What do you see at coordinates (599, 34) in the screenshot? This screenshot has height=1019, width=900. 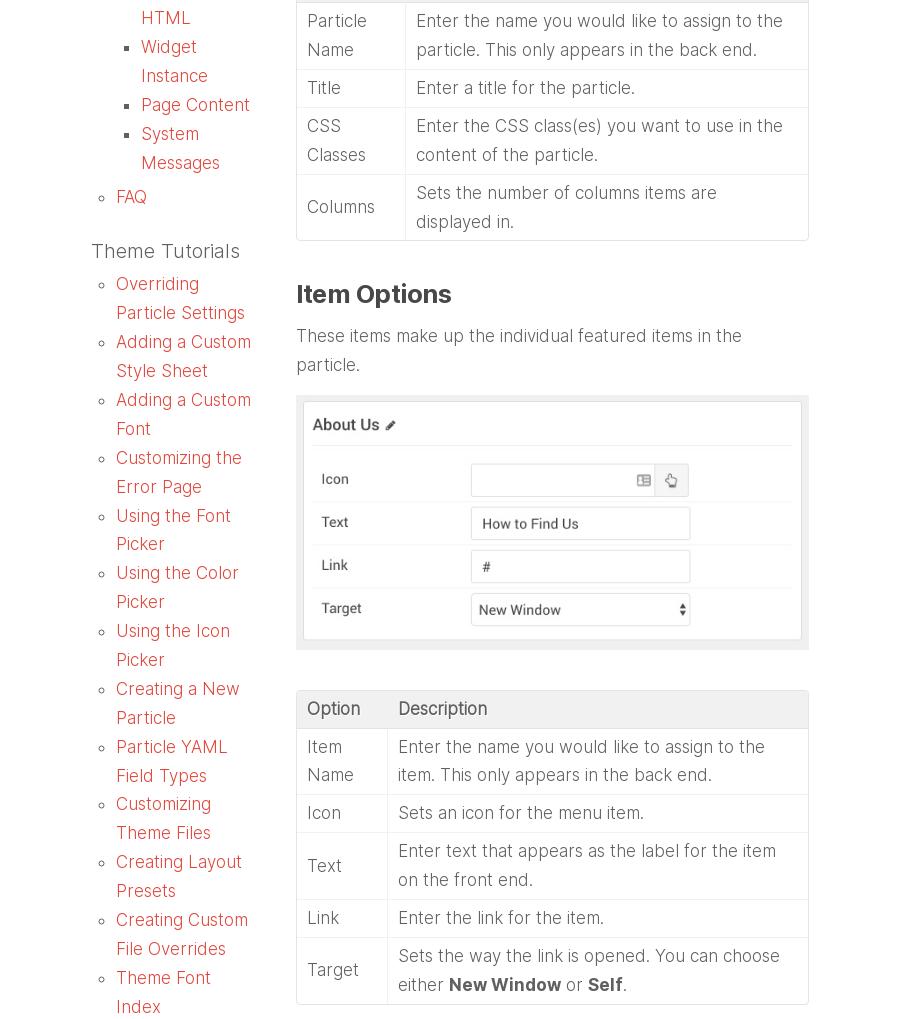 I see `'Enter the name you would like to assign to the particle. This only appears in the back end.'` at bounding box center [599, 34].